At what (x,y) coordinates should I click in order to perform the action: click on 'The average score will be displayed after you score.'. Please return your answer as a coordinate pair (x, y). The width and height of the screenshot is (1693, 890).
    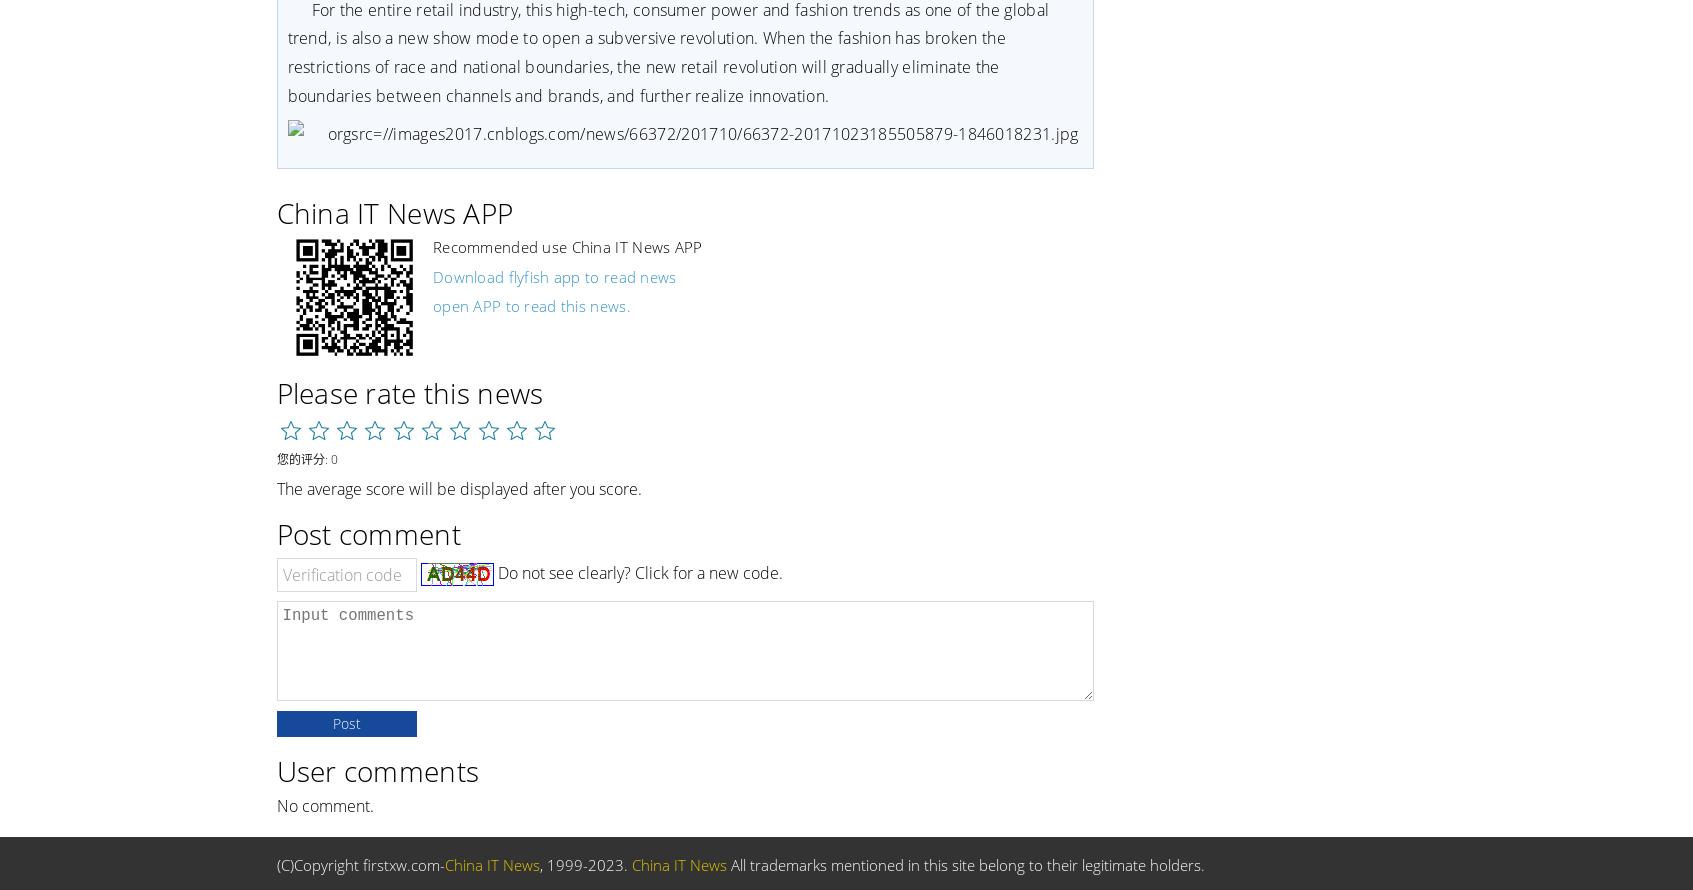
    Looking at the image, I should click on (458, 487).